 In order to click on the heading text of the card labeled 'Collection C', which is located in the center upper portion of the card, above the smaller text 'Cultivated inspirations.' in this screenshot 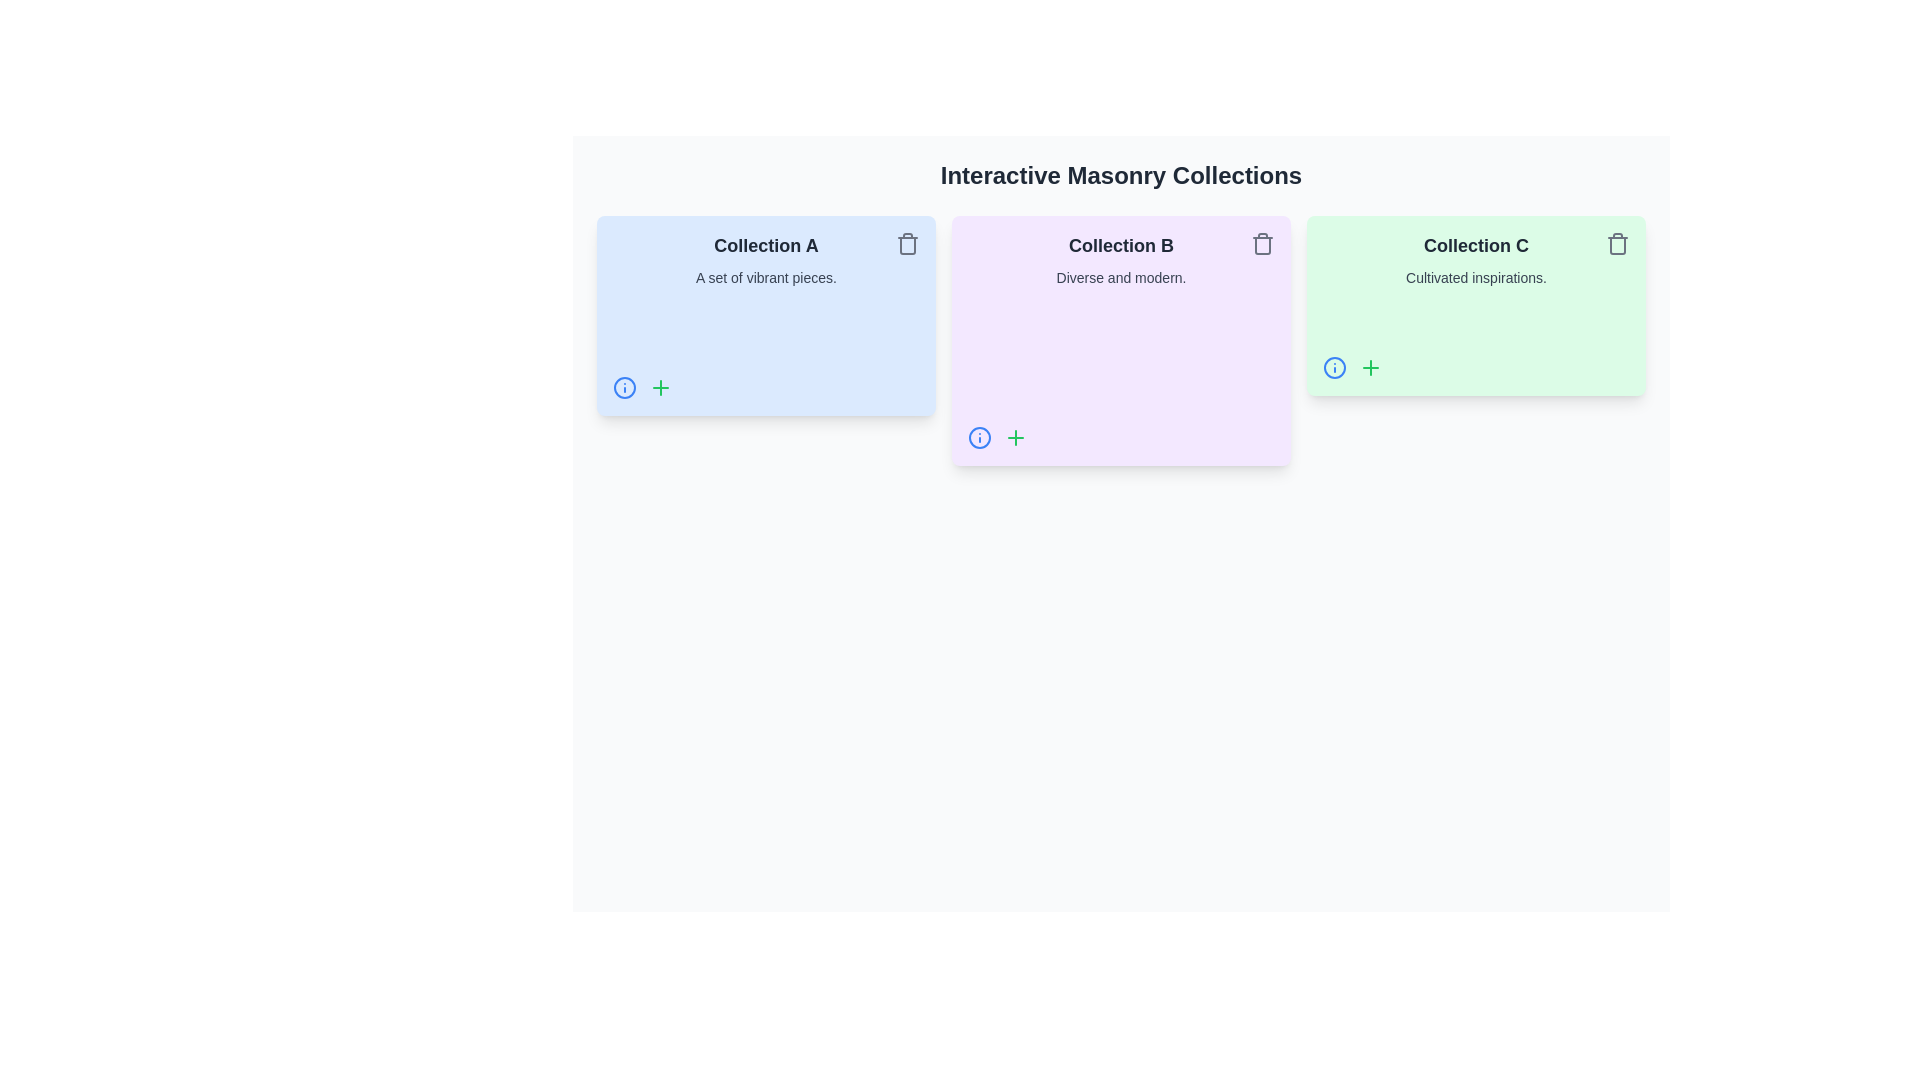, I will do `click(1476, 245)`.